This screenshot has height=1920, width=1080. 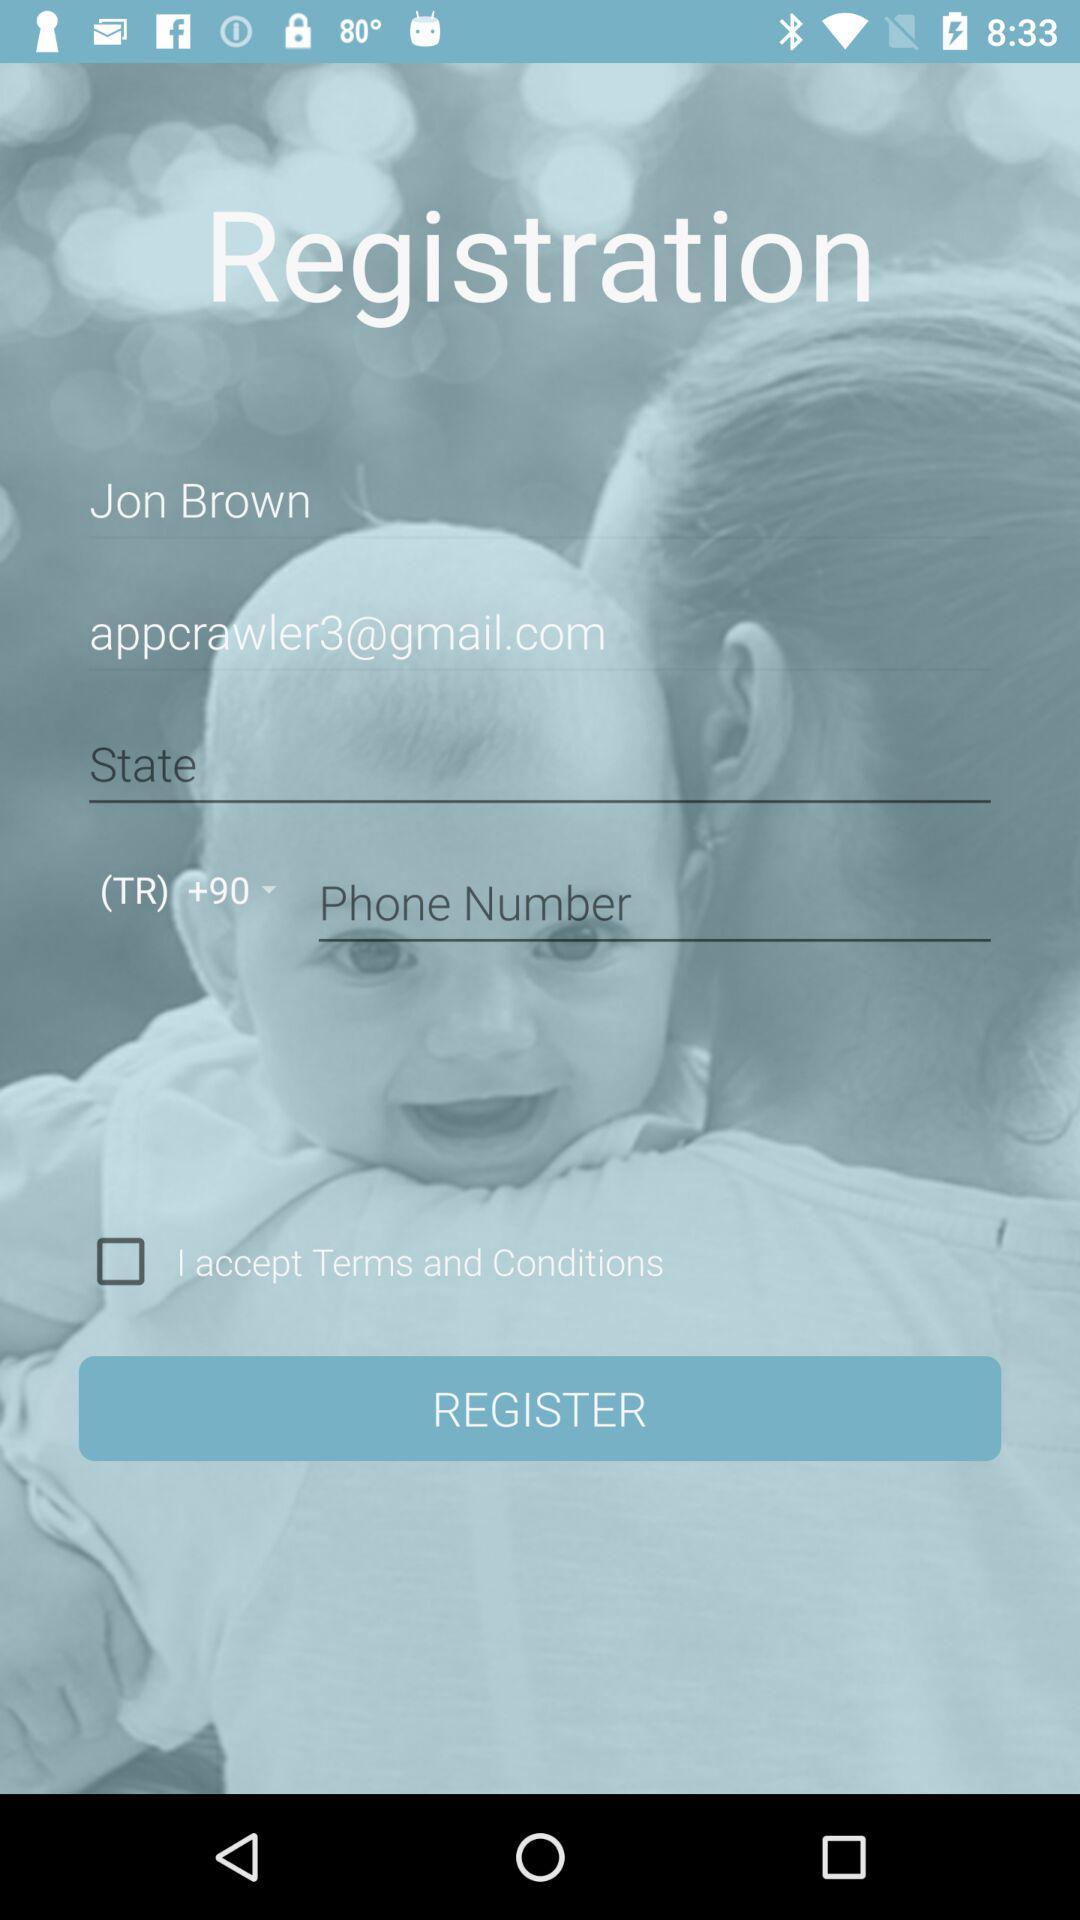 What do you see at coordinates (120, 1260) in the screenshot?
I see `indicate you accept terms and conditions` at bounding box center [120, 1260].